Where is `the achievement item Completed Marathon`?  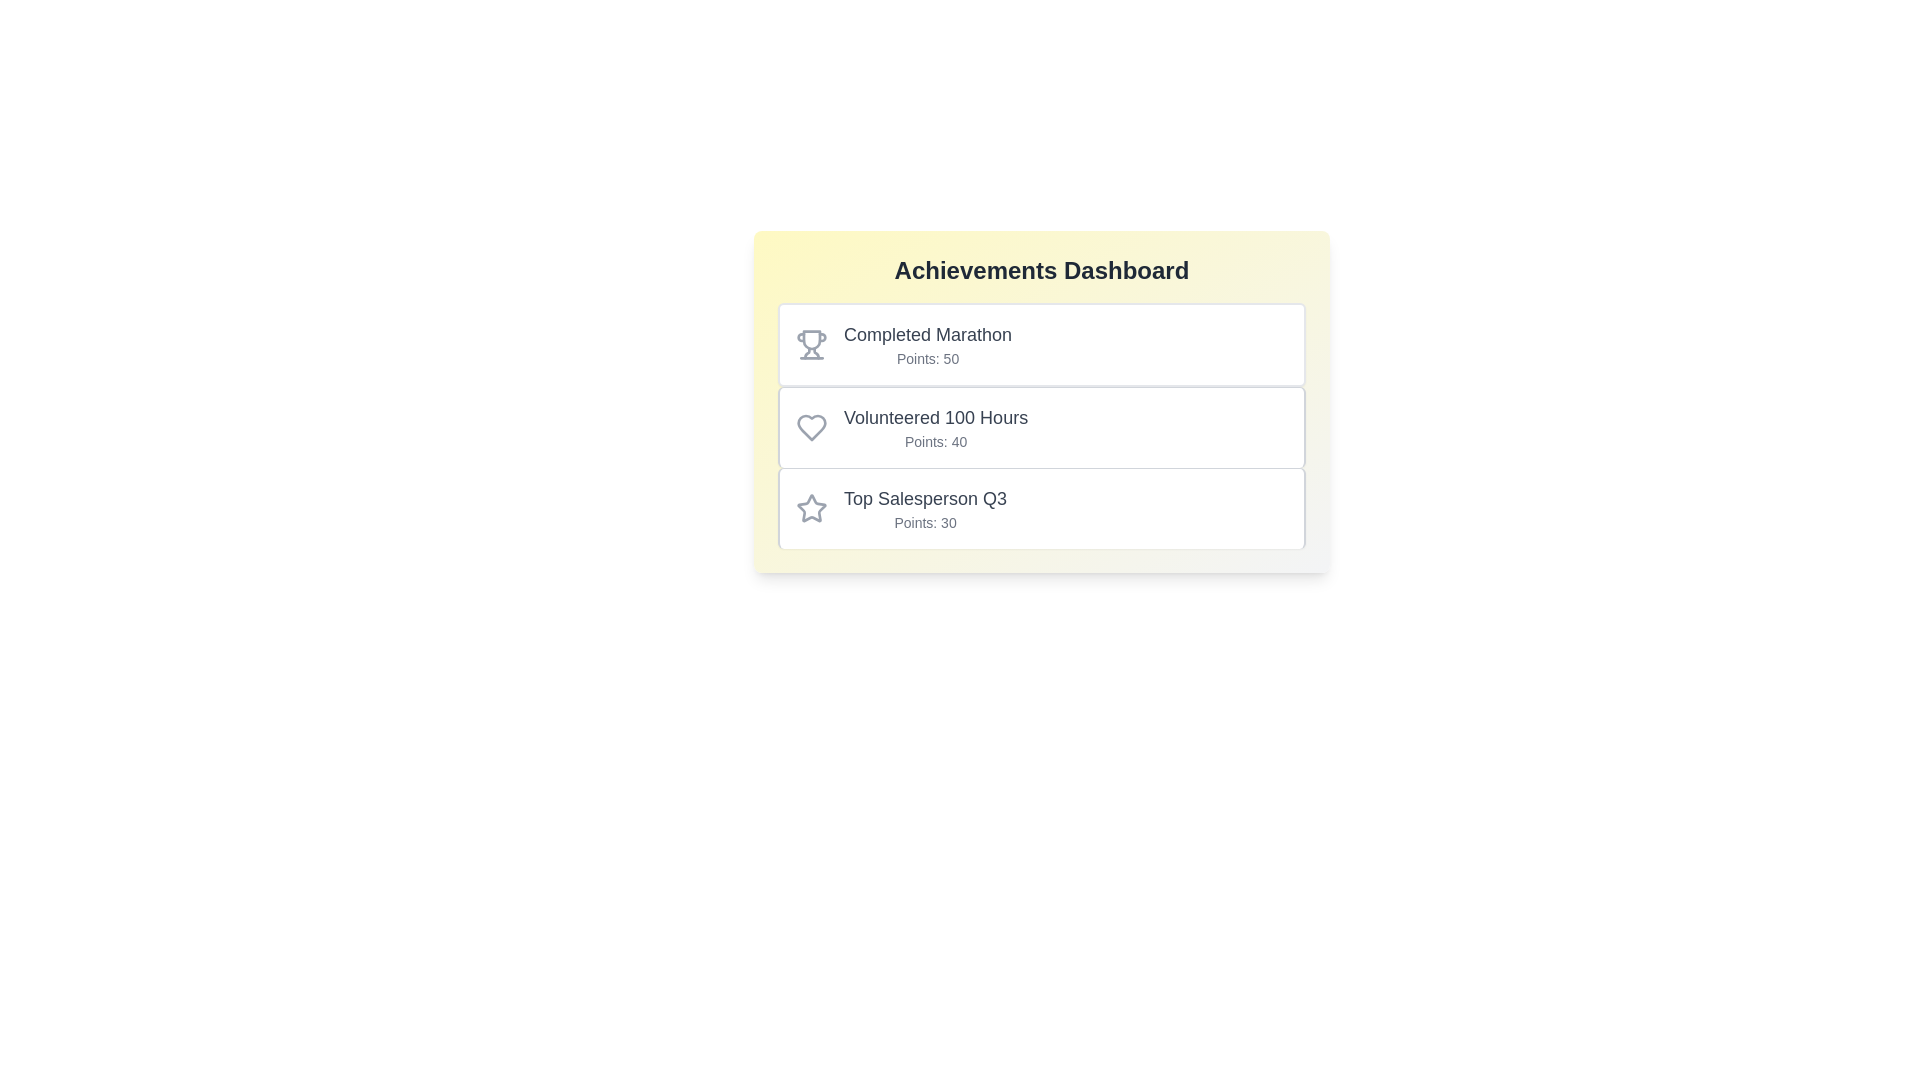
the achievement item Completed Marathon is located at coordinates (1040, 343).